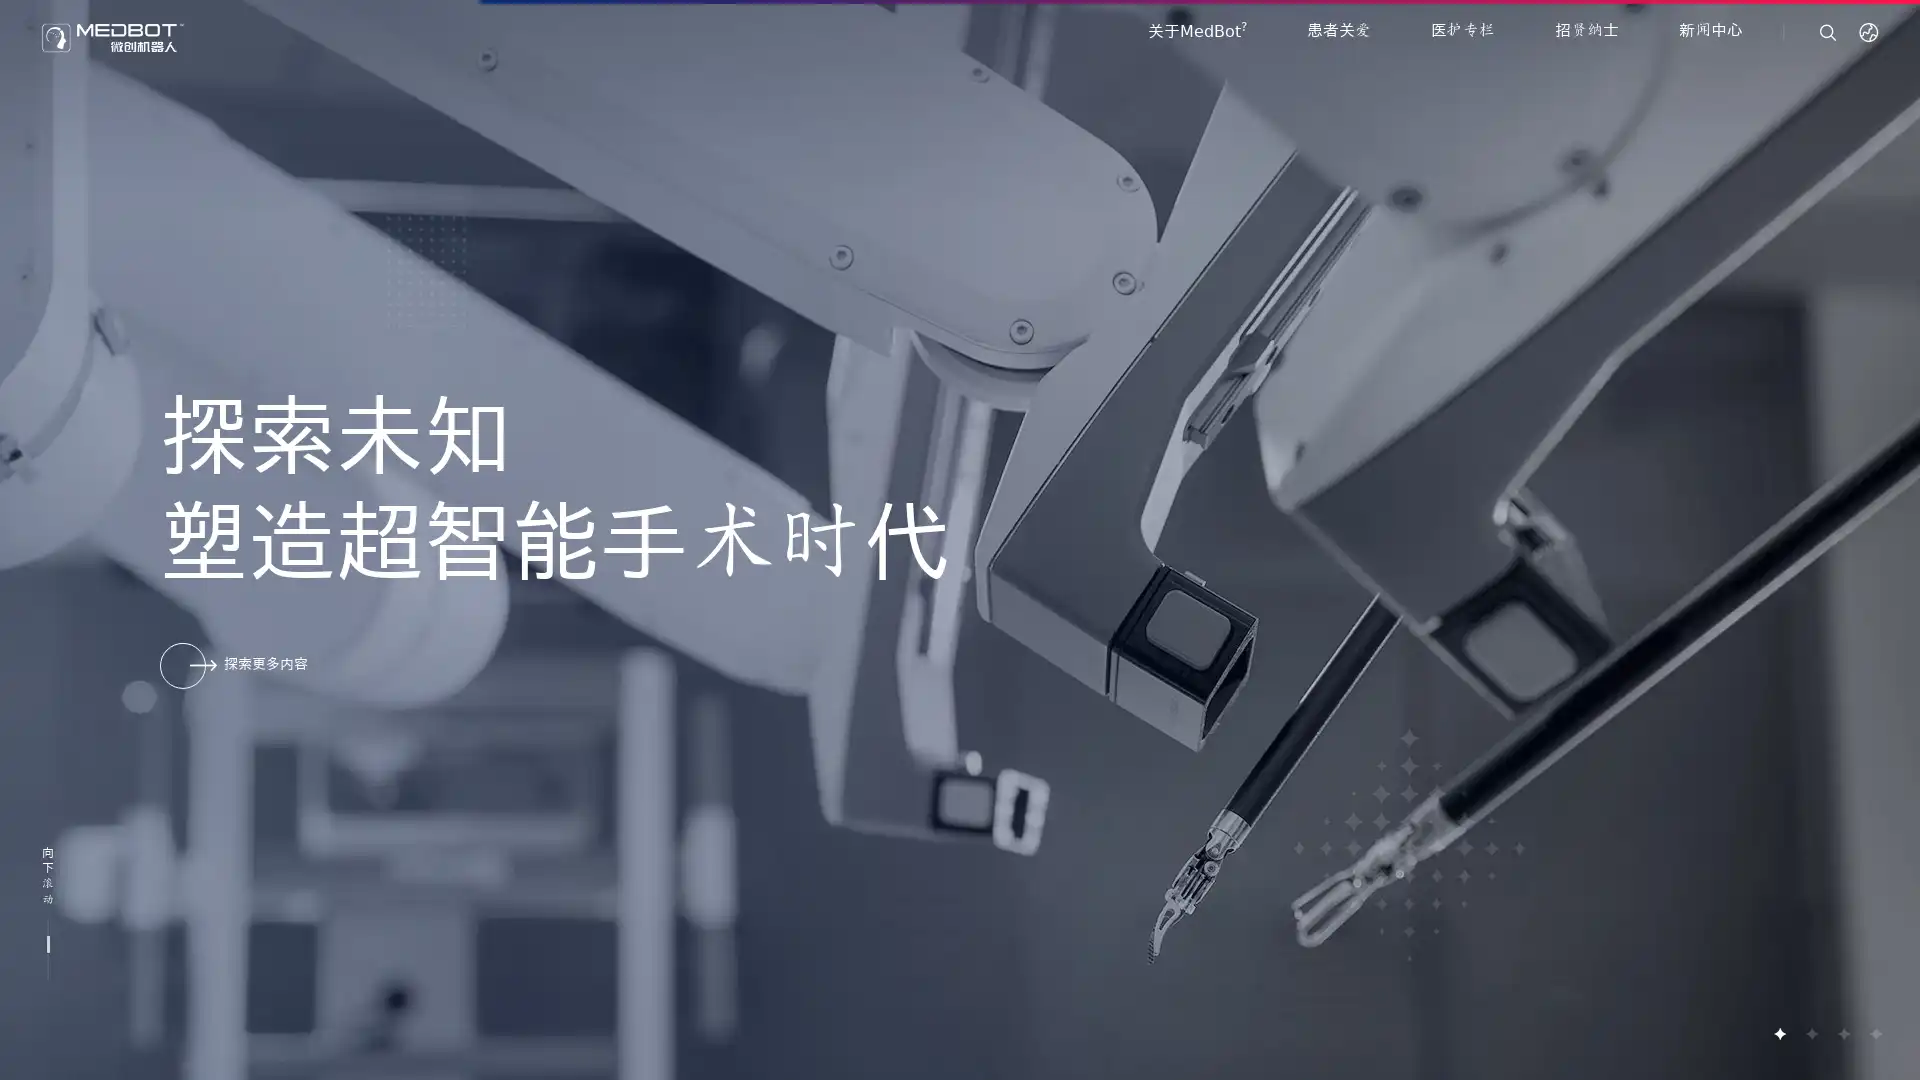 Image resolution: width=1920 pixels, height=1080 pixels. I want to click on Go to slide 1, so click(1779, 1033).